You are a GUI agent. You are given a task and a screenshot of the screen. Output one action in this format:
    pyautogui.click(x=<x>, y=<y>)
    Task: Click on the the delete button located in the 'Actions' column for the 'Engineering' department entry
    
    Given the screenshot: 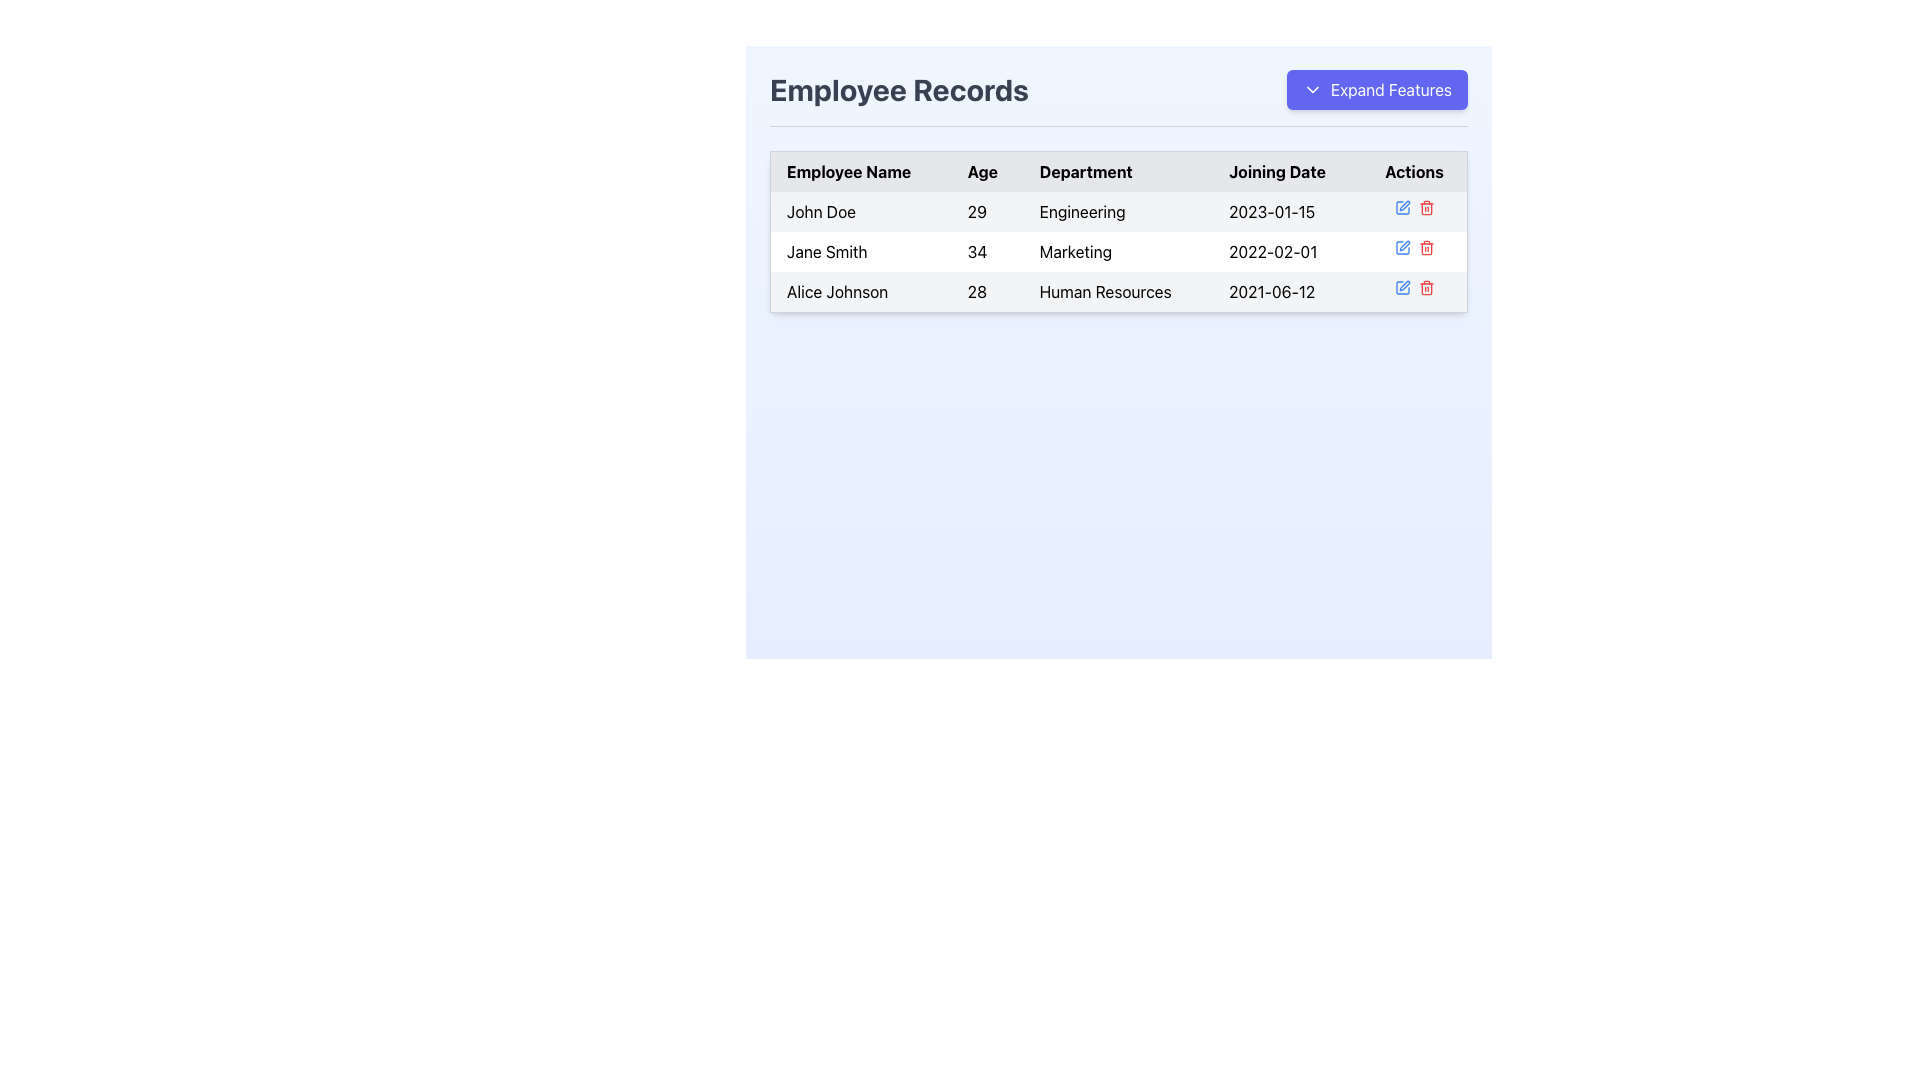 What is the action you would take?
    pyautogui.click(x=1425, y=208)
    